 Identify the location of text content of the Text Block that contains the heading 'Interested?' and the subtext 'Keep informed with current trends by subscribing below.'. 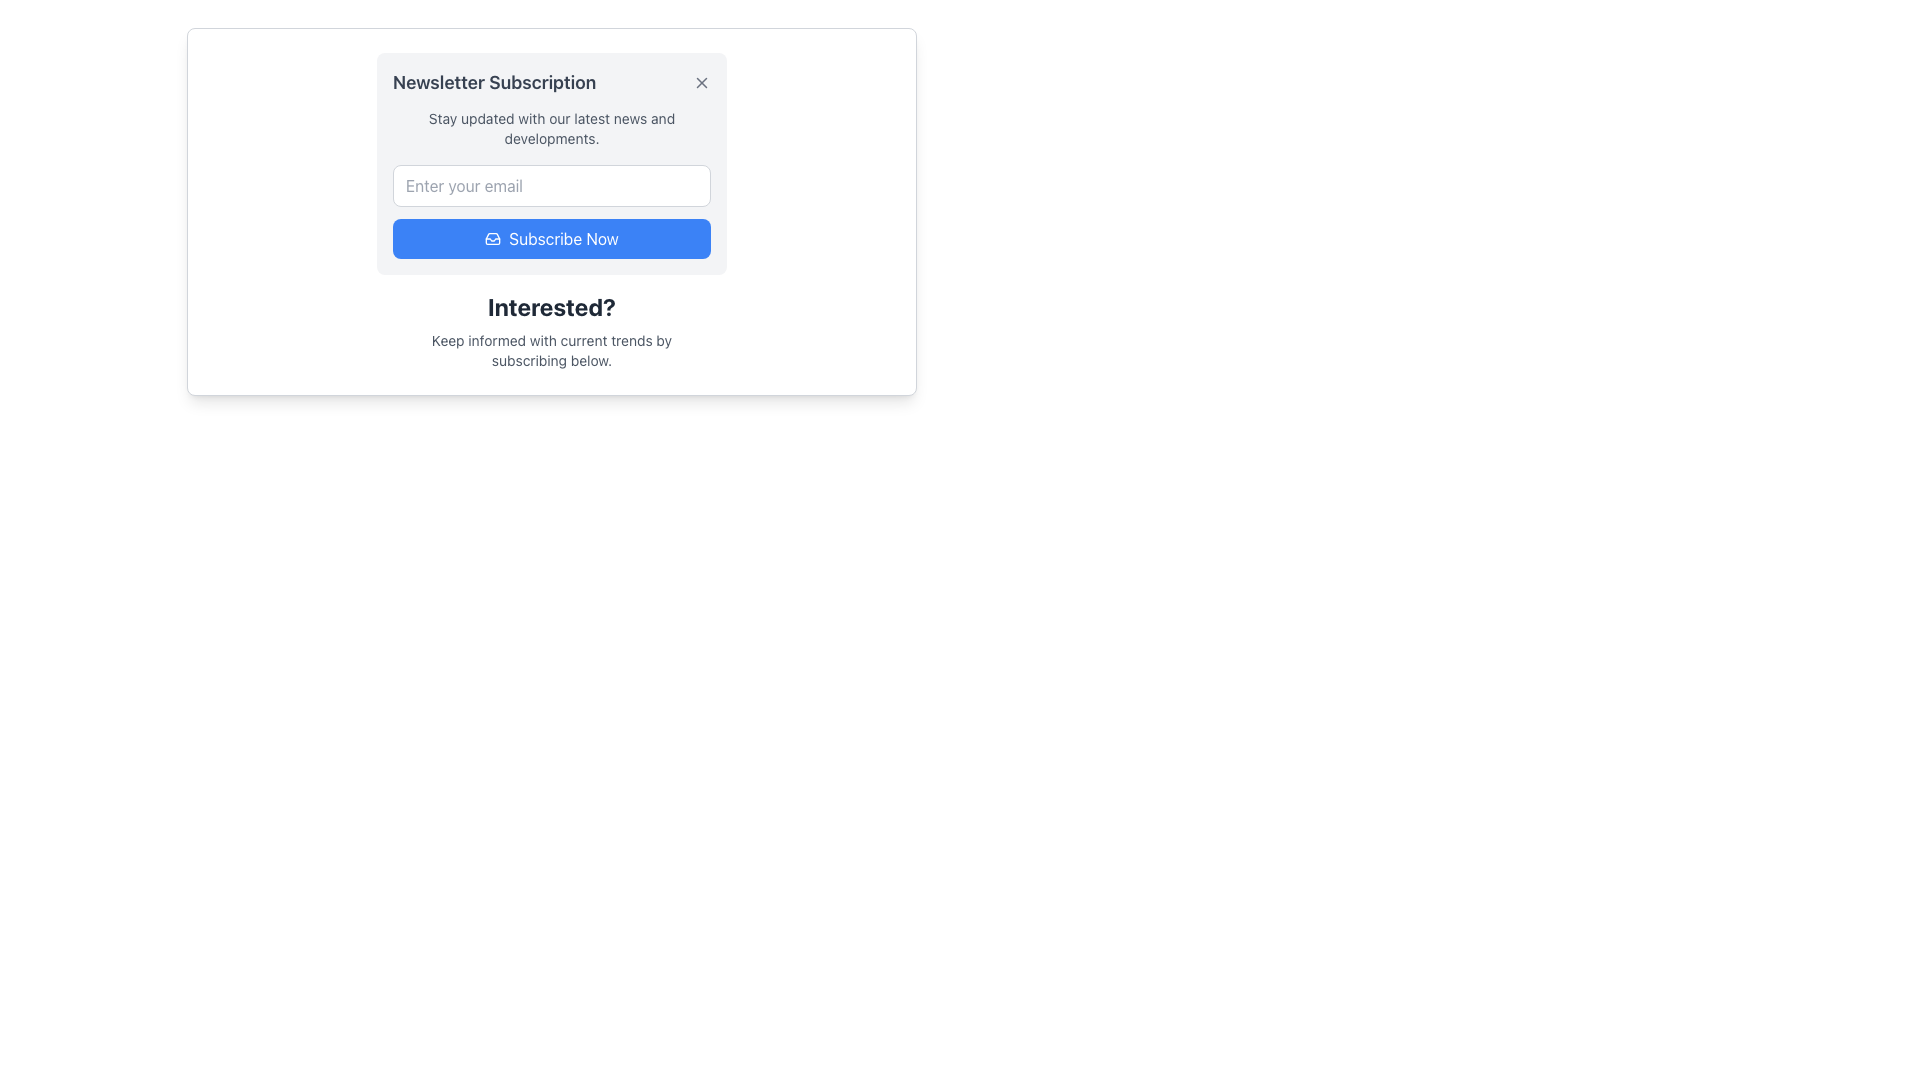
(552, 330).